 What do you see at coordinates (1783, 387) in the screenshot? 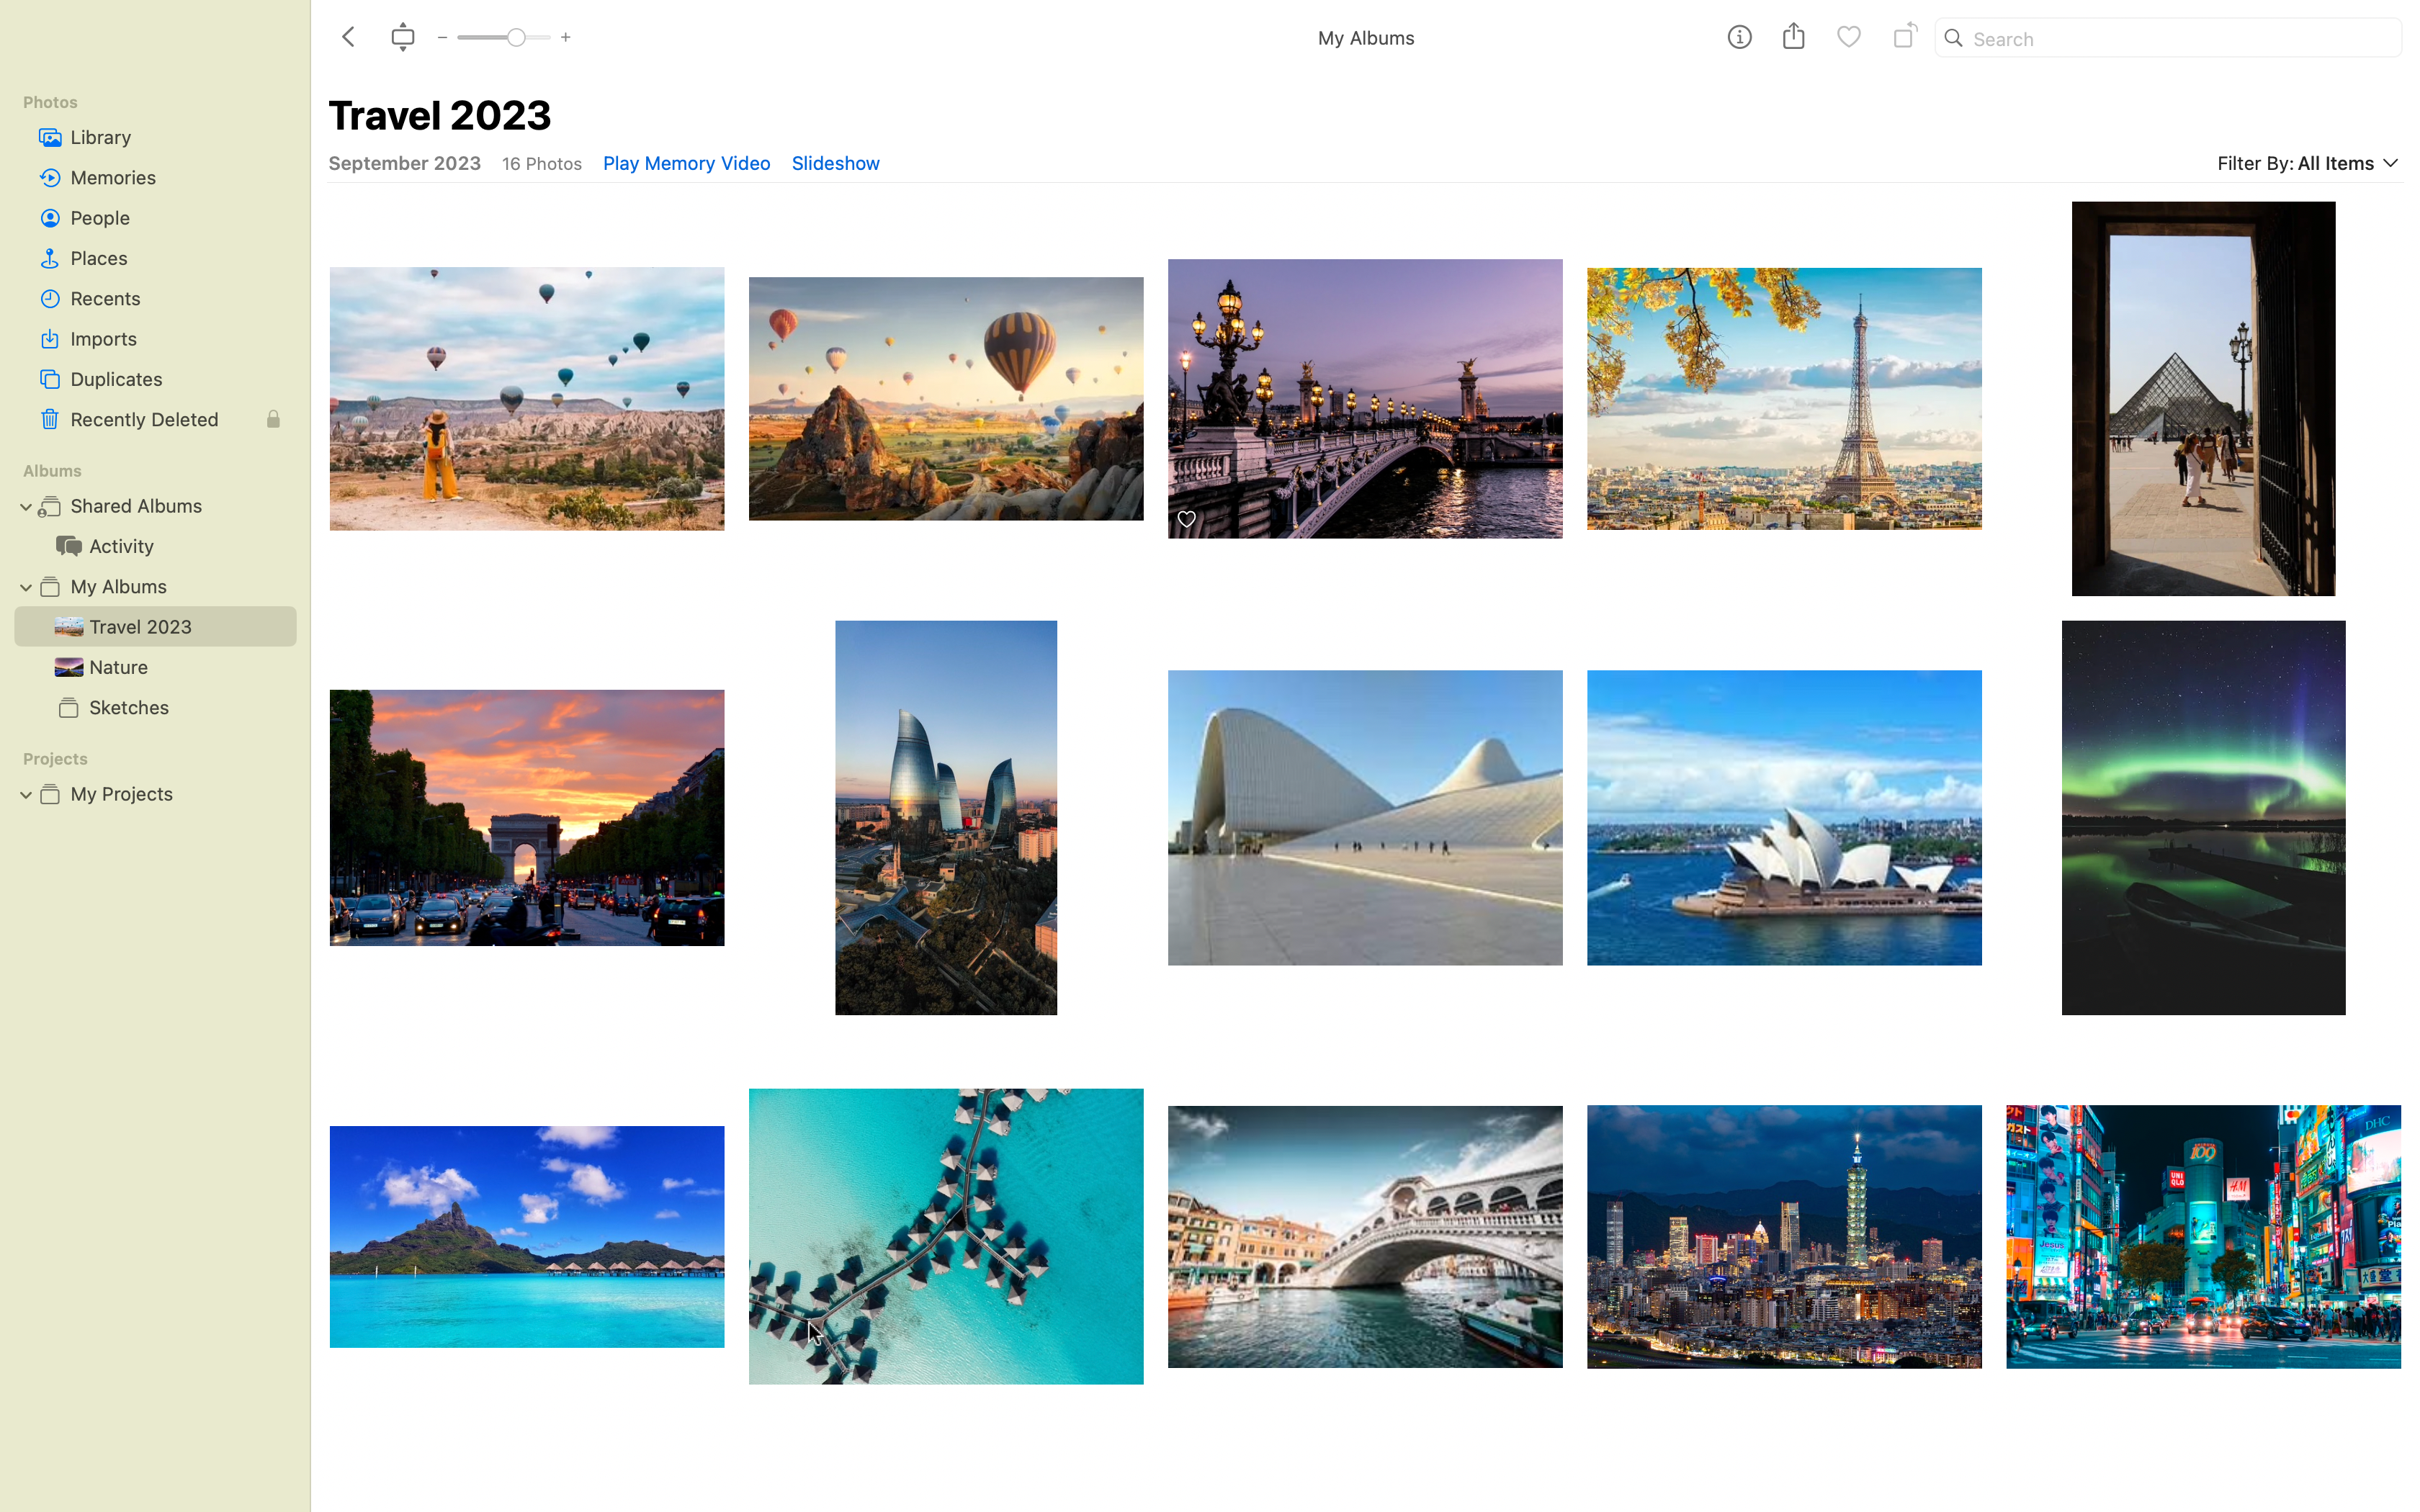
I see `two full turns to an Eiffel Tower snapshot` at bounding box center [1783, 387].